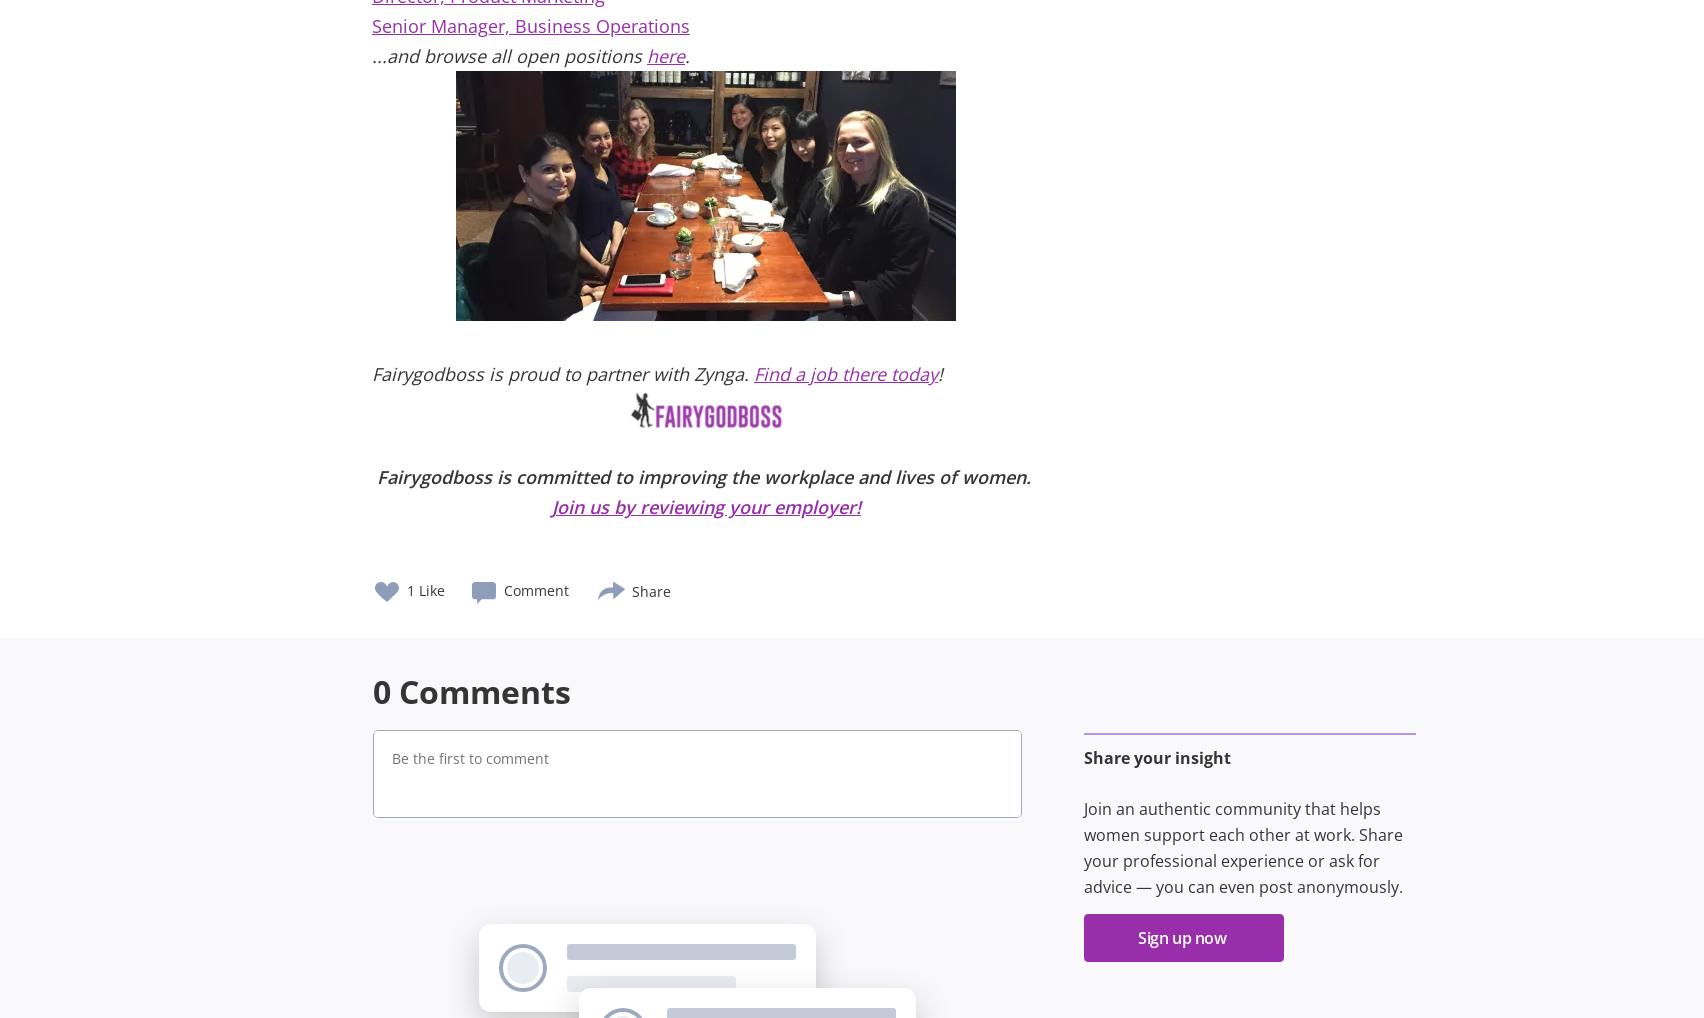 This screenshot has width=1704, height=1018. Describe the element at coordinates (845, 374) in the screenshot. I see `'Find a job there today'` at that location.